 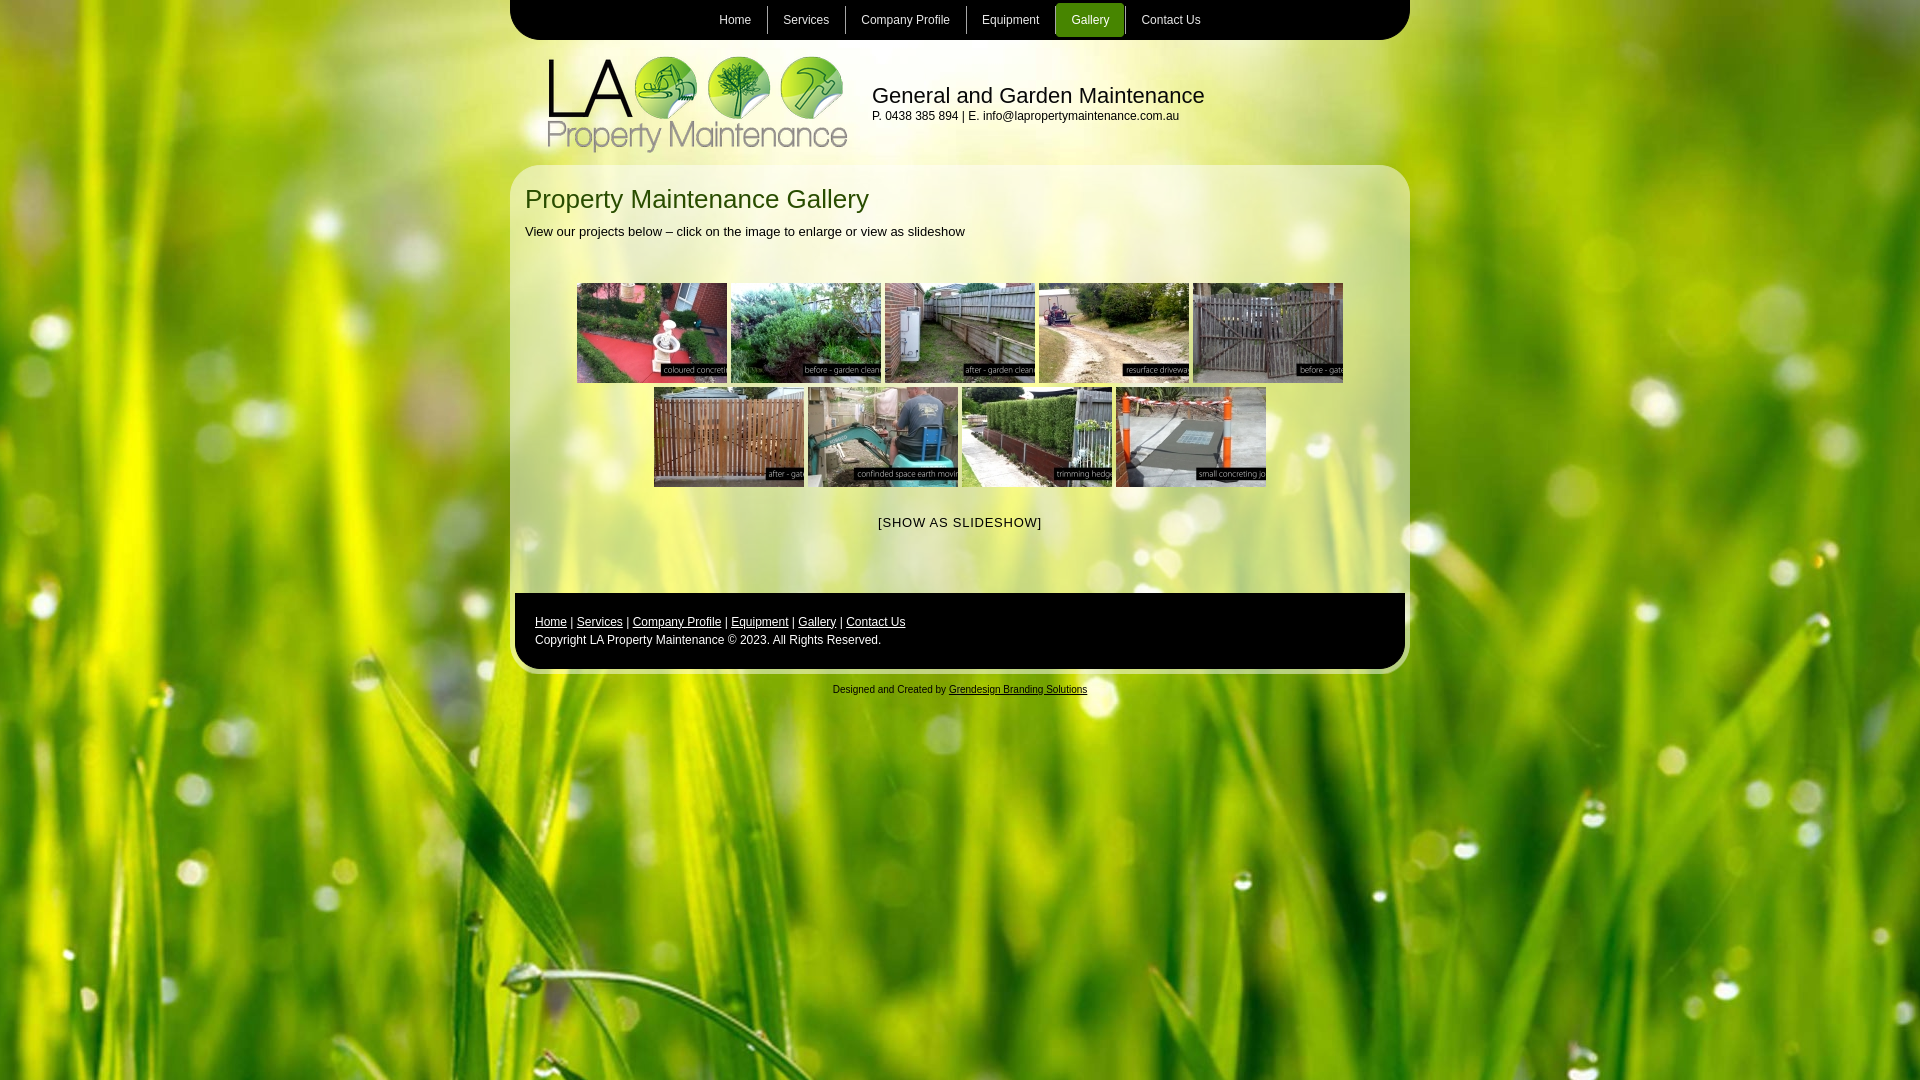 What do you see at coordinates (948, 688) in the screenshot?
I see `'Grendesign Branding Solutions'` at bounding box center [948, 688].